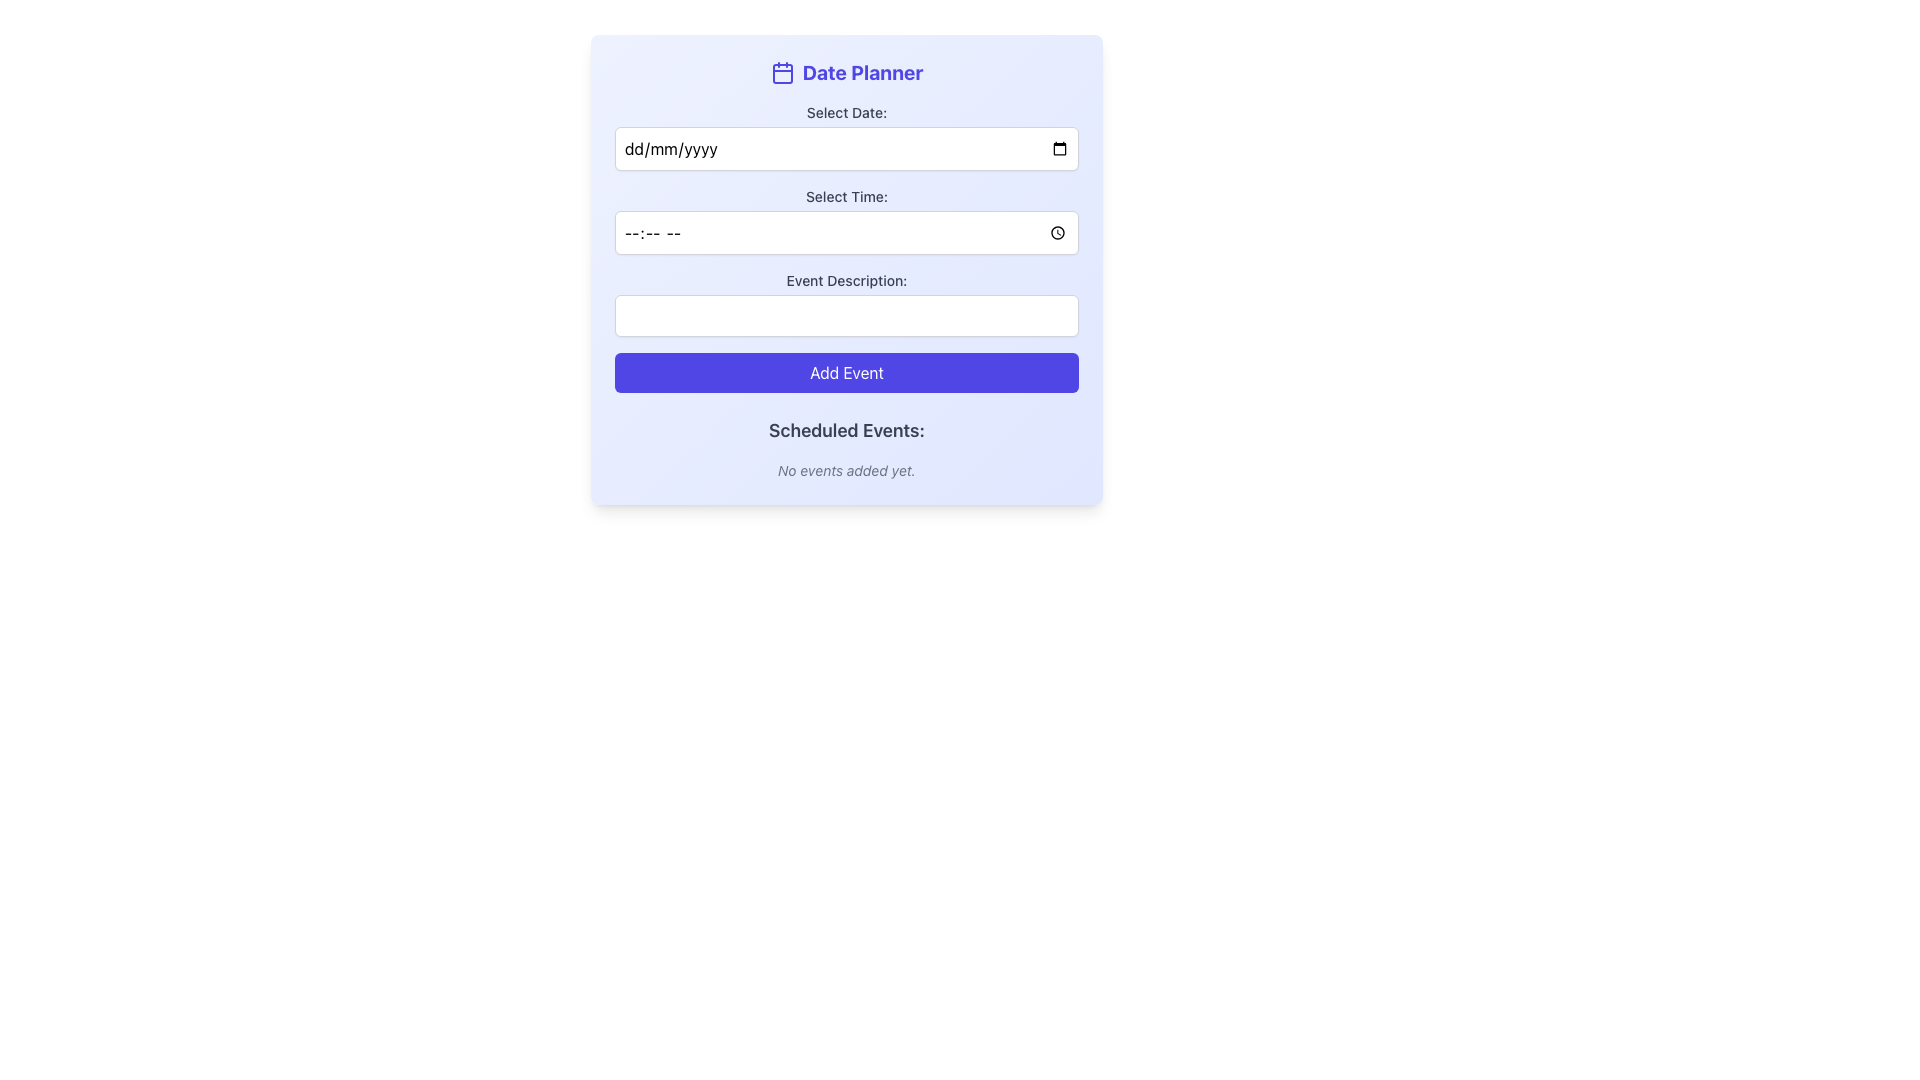 The width and height of the screenshot is (1920, 1080). What do you see at coordinates (781, 72) in the screenshot?
I see `the decorative rectangular component with rounded corners inside the calendar icon in the 'Date Planner' interface` at bounding box center [781, 72].